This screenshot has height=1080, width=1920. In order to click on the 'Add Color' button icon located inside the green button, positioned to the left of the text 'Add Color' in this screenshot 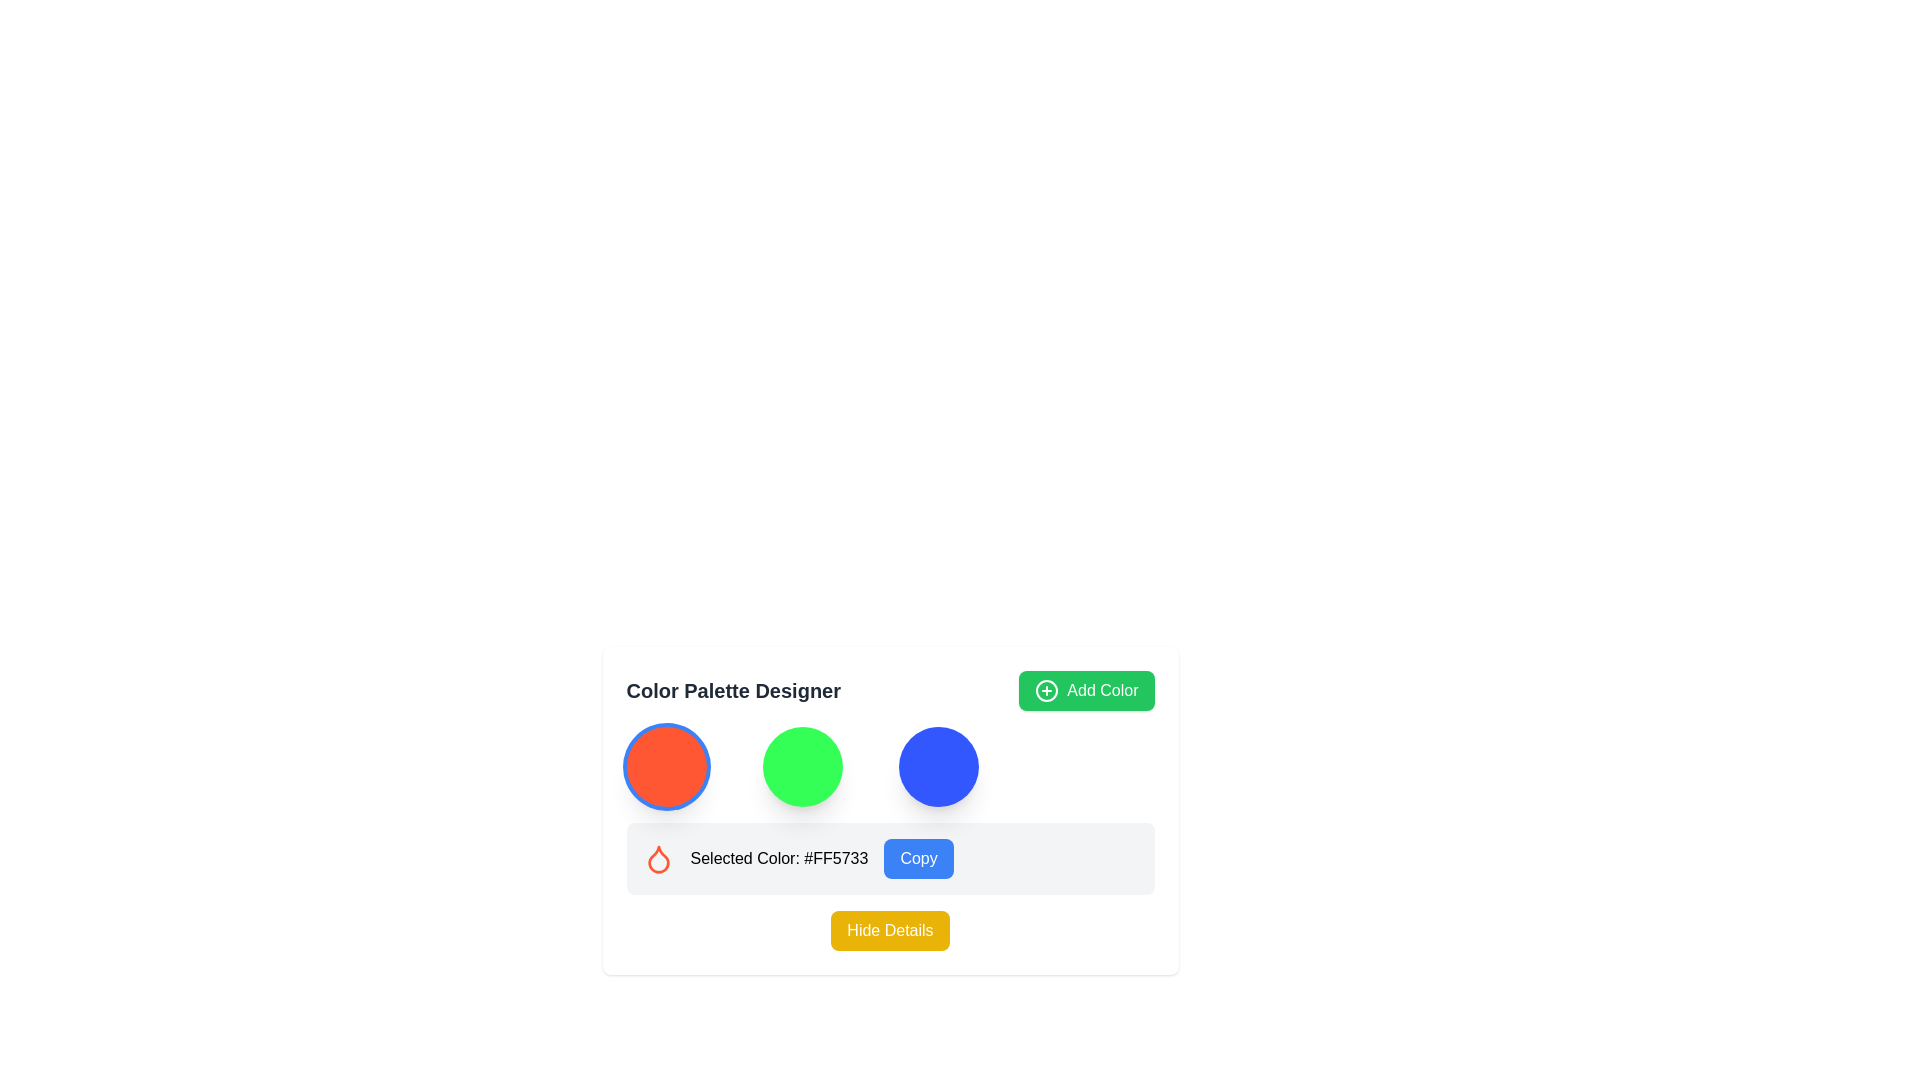, I will do `click(1046, 689)`.